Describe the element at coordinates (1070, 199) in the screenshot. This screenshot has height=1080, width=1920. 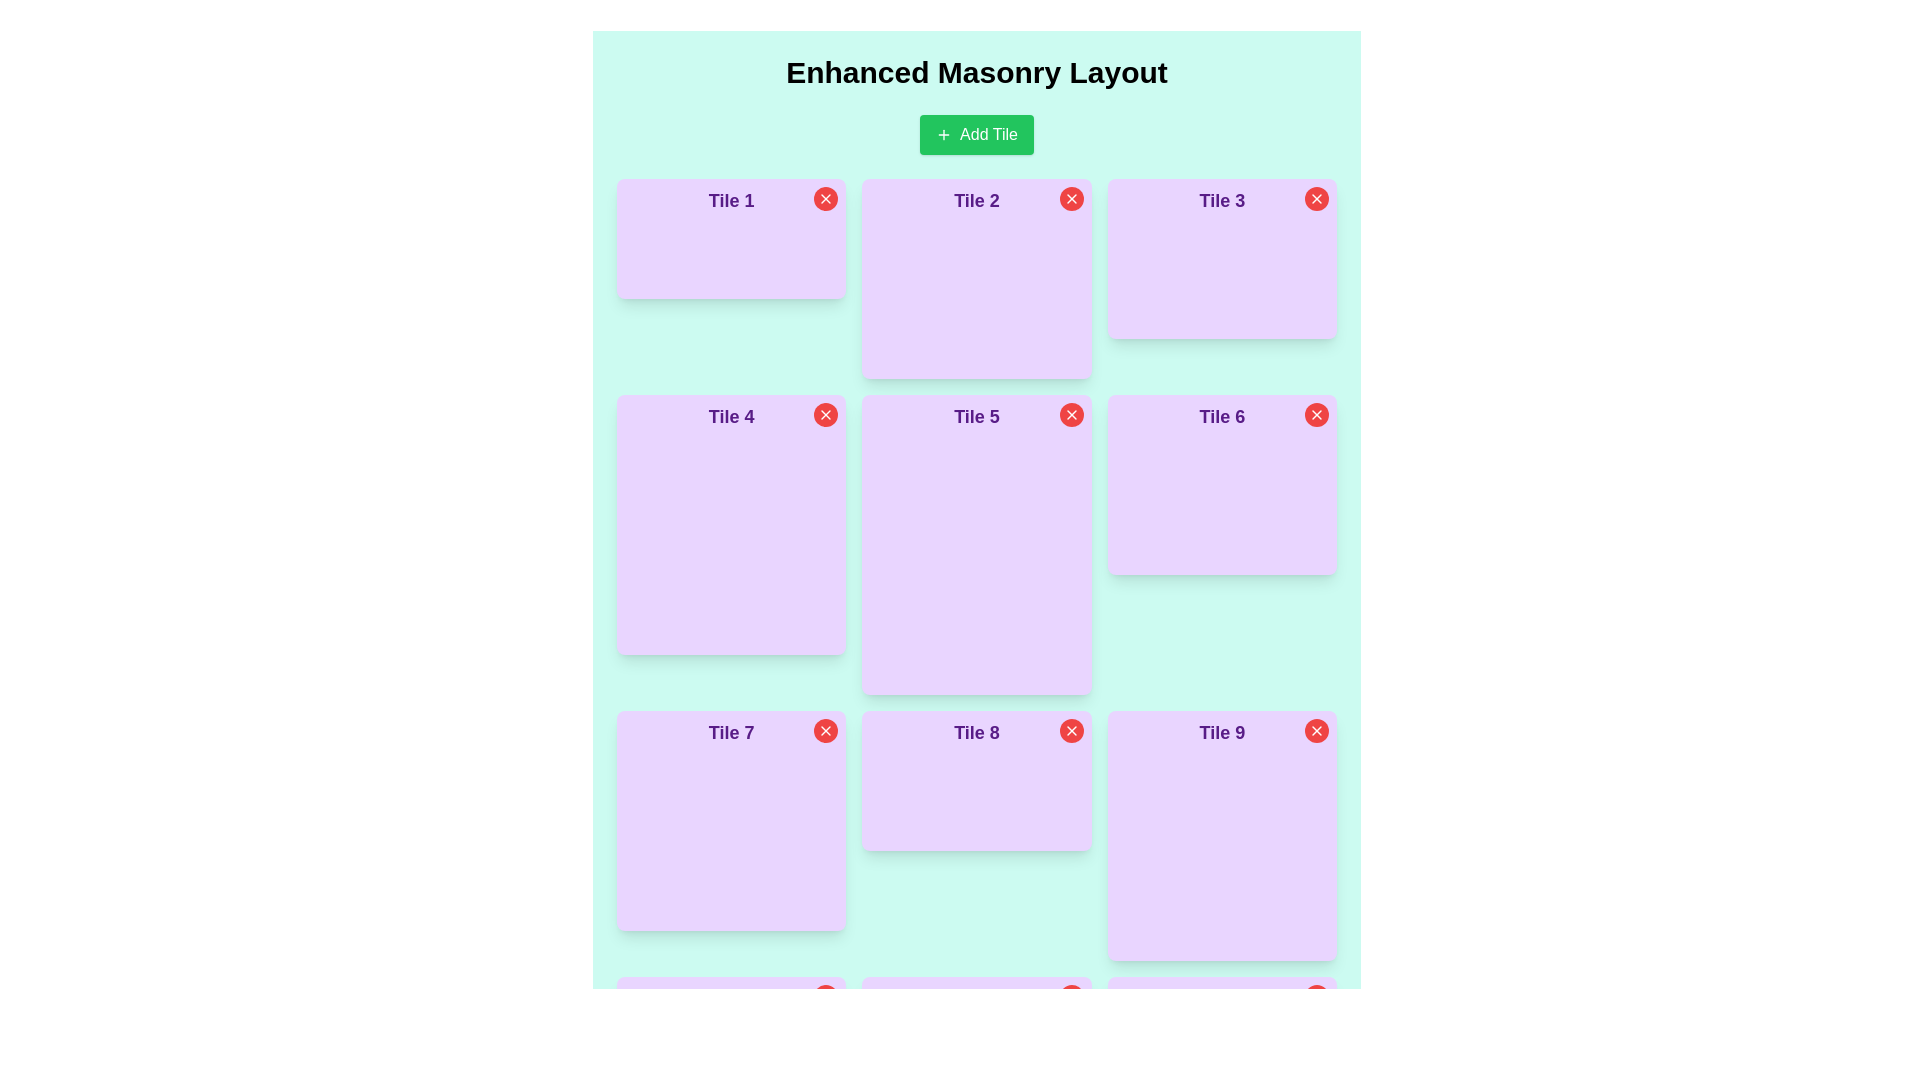
I see `the small circular red button with a white 'X' icon located in the top-right corner of the purple tile labeled 'Tile 2'` at that location.